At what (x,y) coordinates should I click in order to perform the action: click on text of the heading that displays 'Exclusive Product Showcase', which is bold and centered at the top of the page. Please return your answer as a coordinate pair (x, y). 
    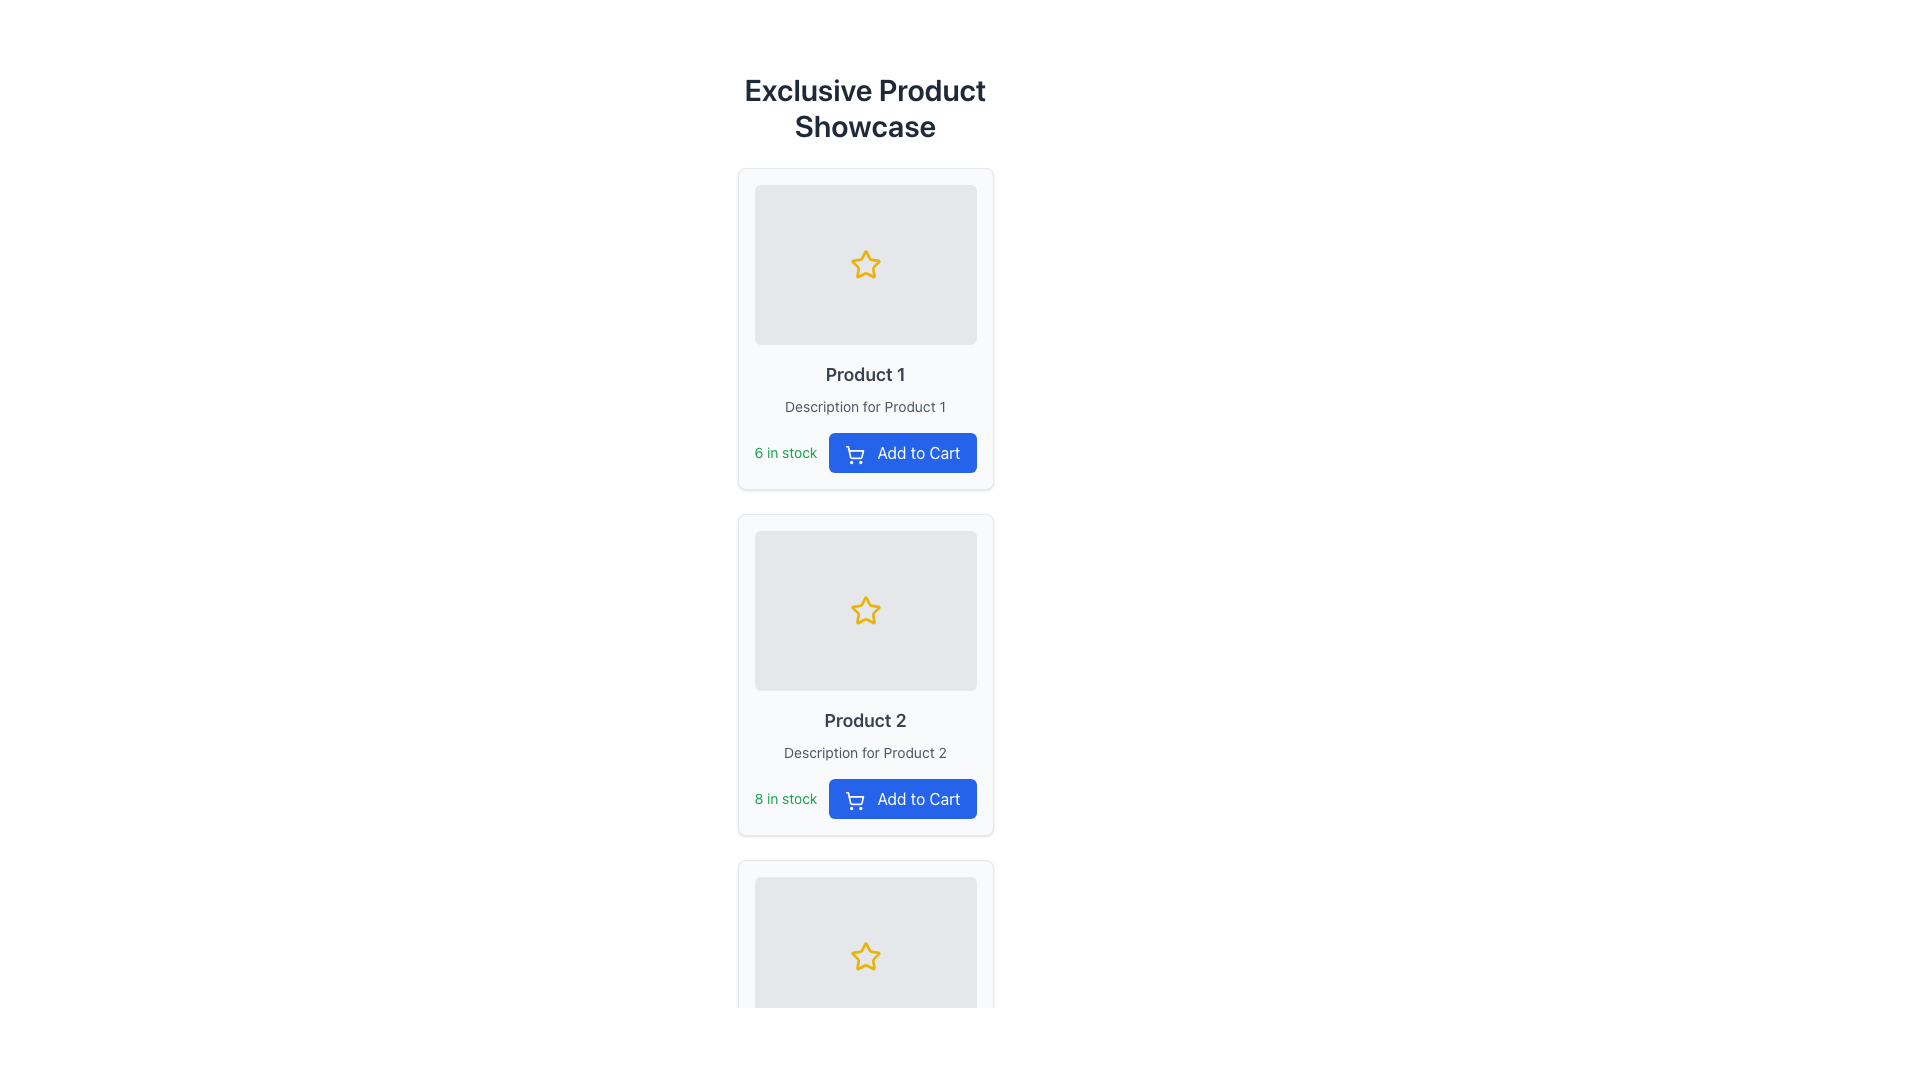
    Looking at the image, I should click on (865, 108).